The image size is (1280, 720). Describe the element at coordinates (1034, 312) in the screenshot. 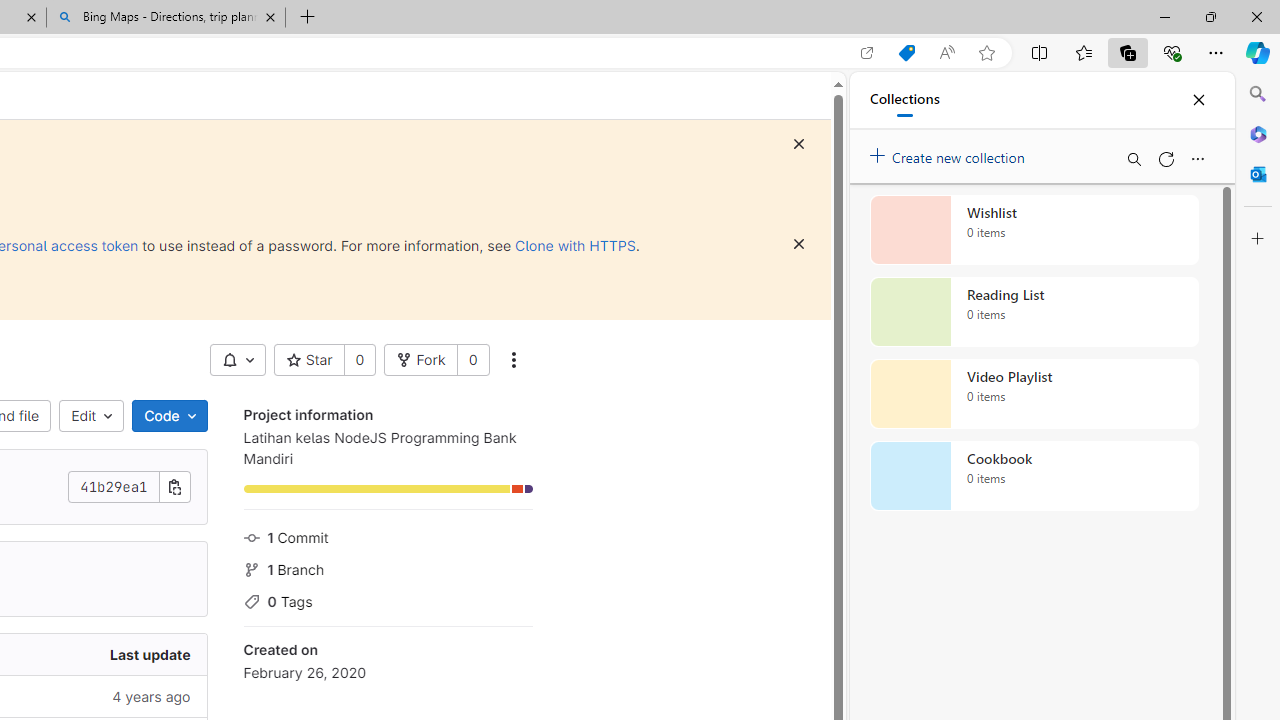

I see `'Reading List collection, 0 items'` at that location.